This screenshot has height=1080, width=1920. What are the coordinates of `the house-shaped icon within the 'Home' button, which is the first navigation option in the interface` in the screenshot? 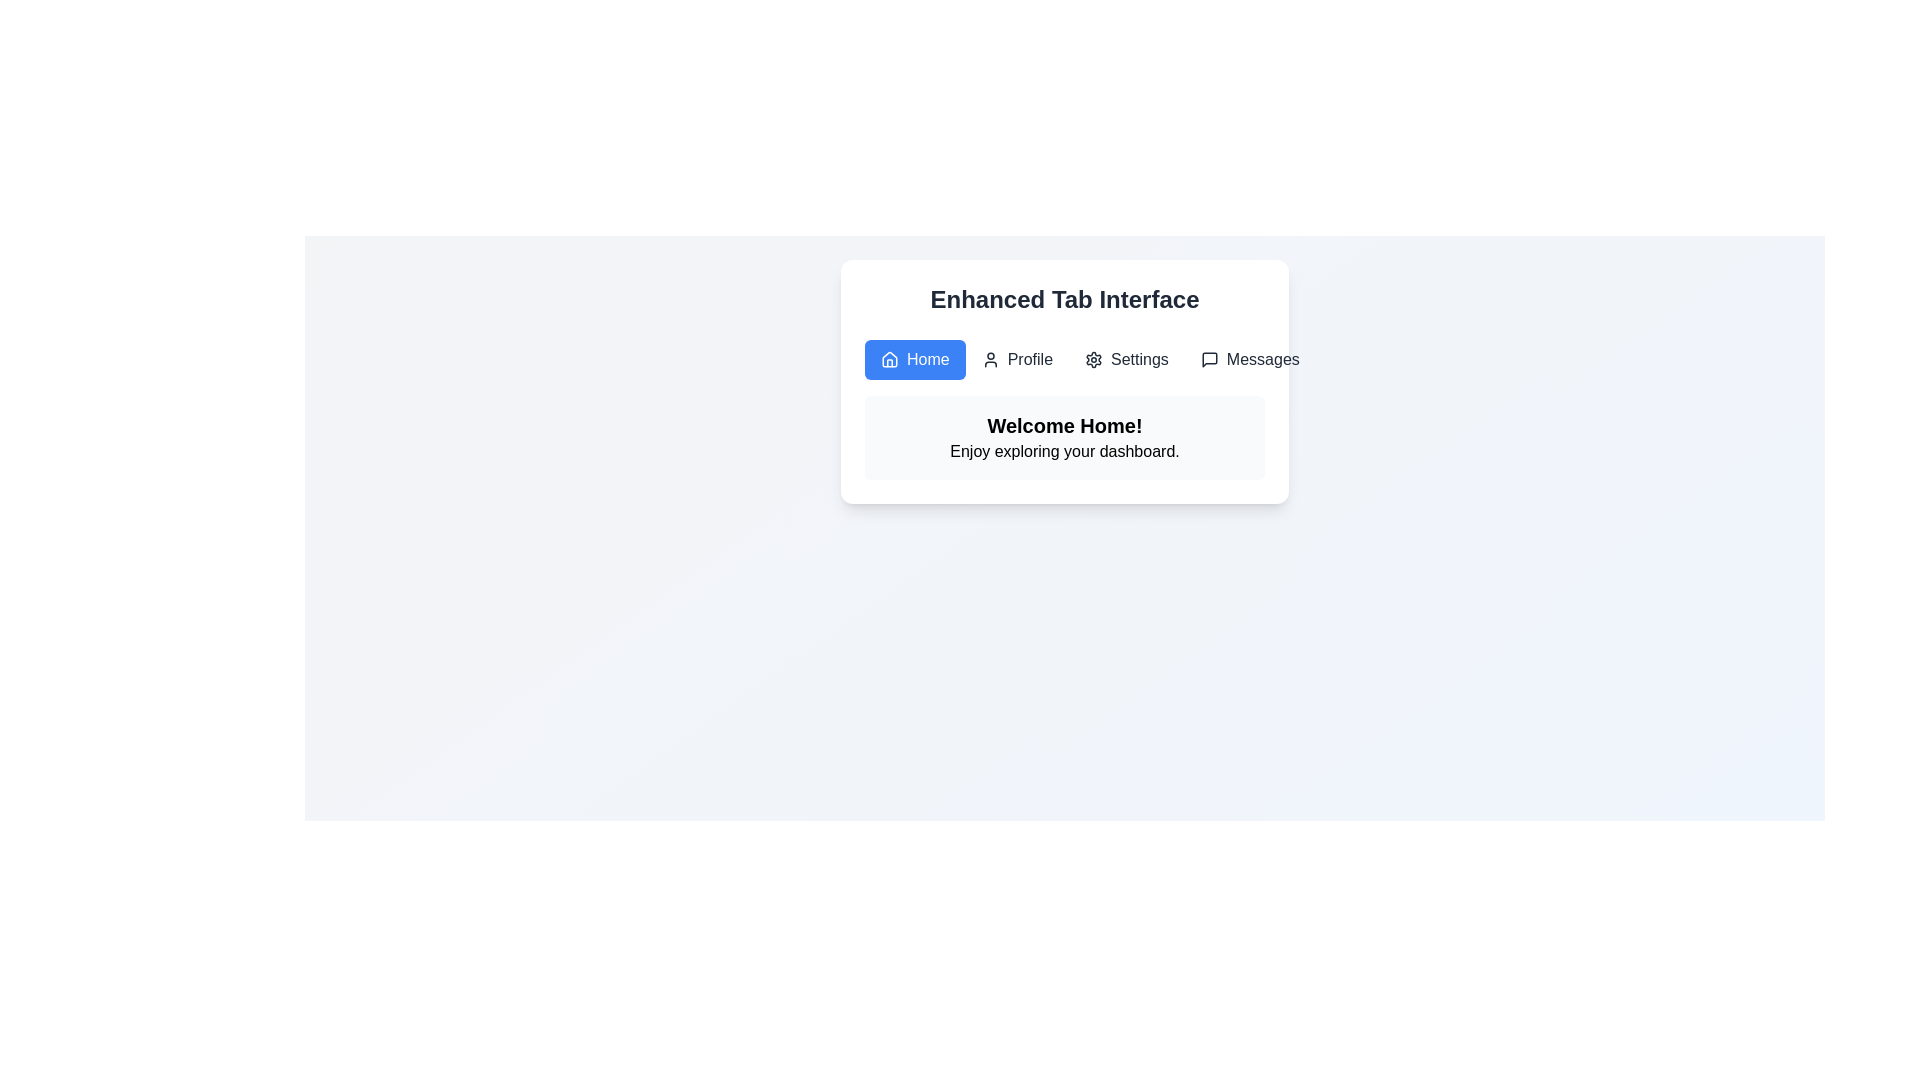 It's located at (888, 357).